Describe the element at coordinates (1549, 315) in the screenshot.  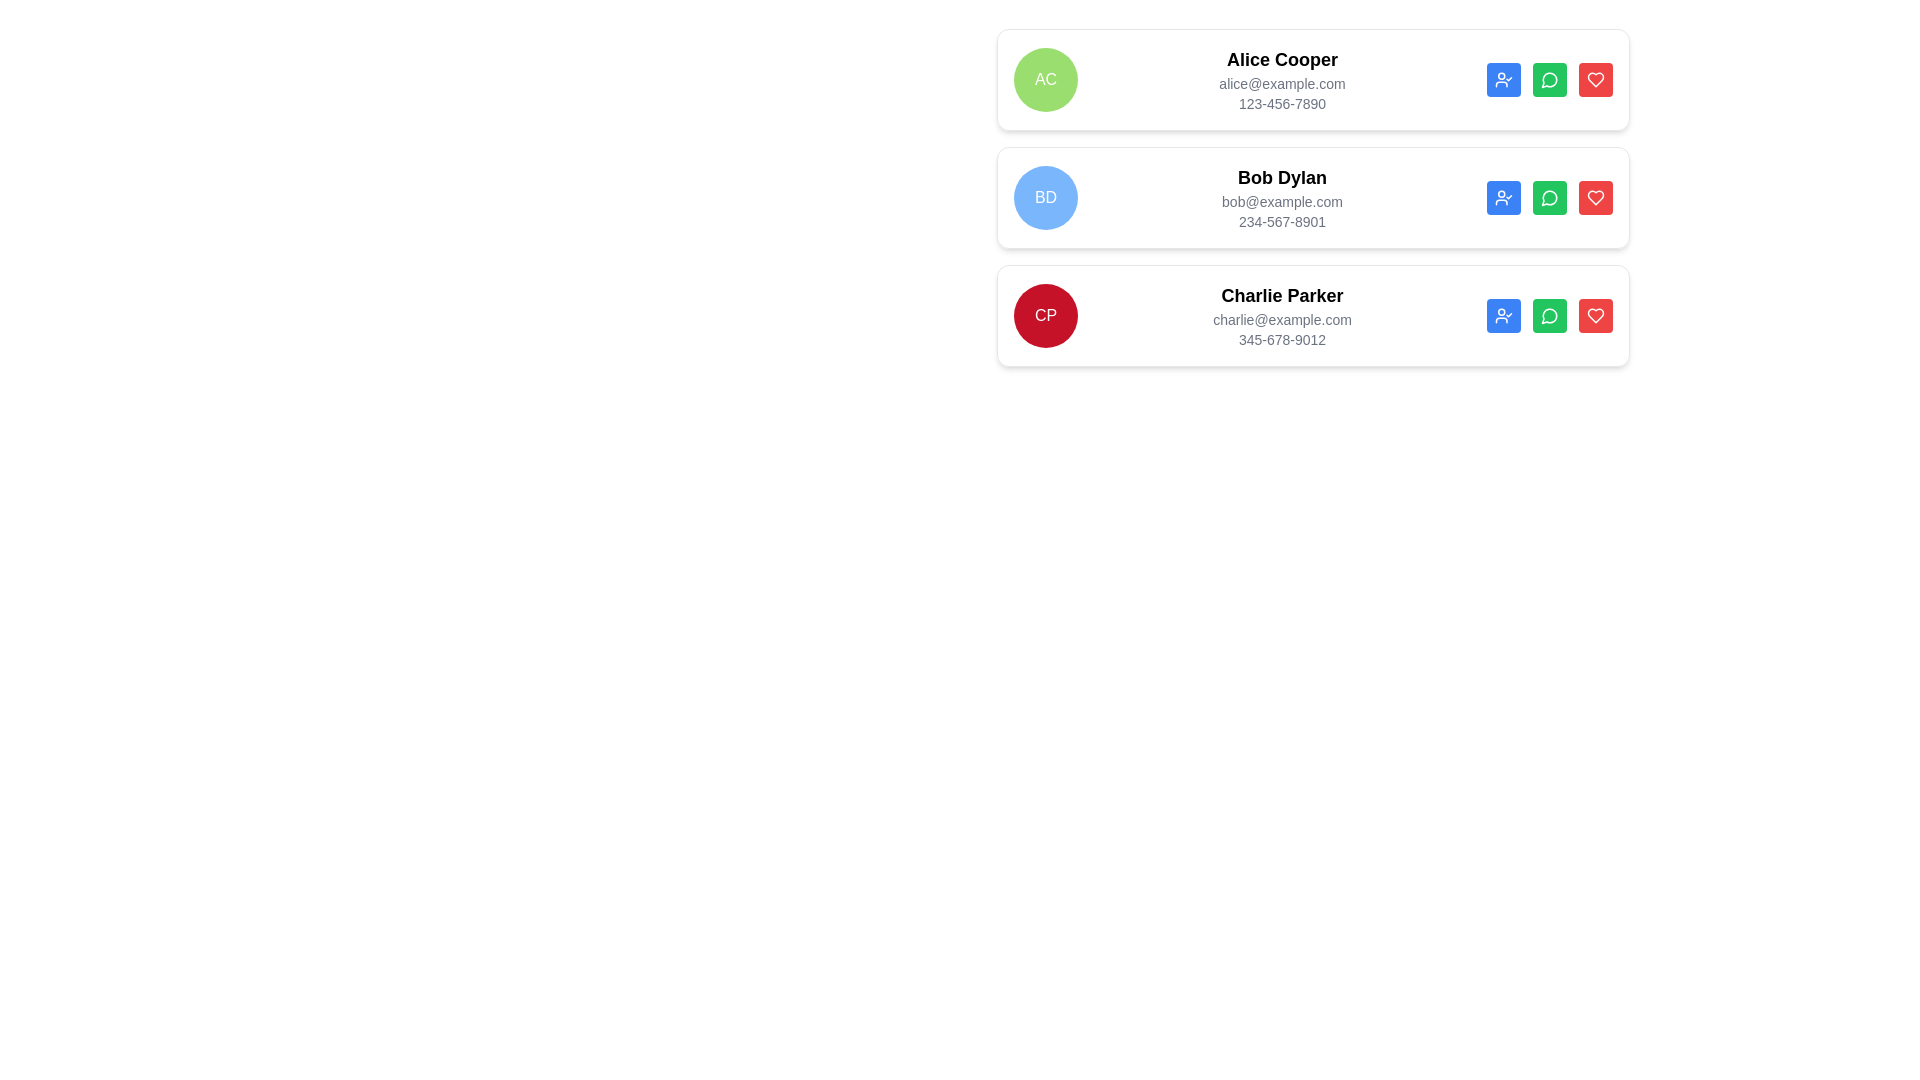
I see `the second button in the row of three buttons located at the bottom of the contact information cards for 'Charlie Parker'` at that location.